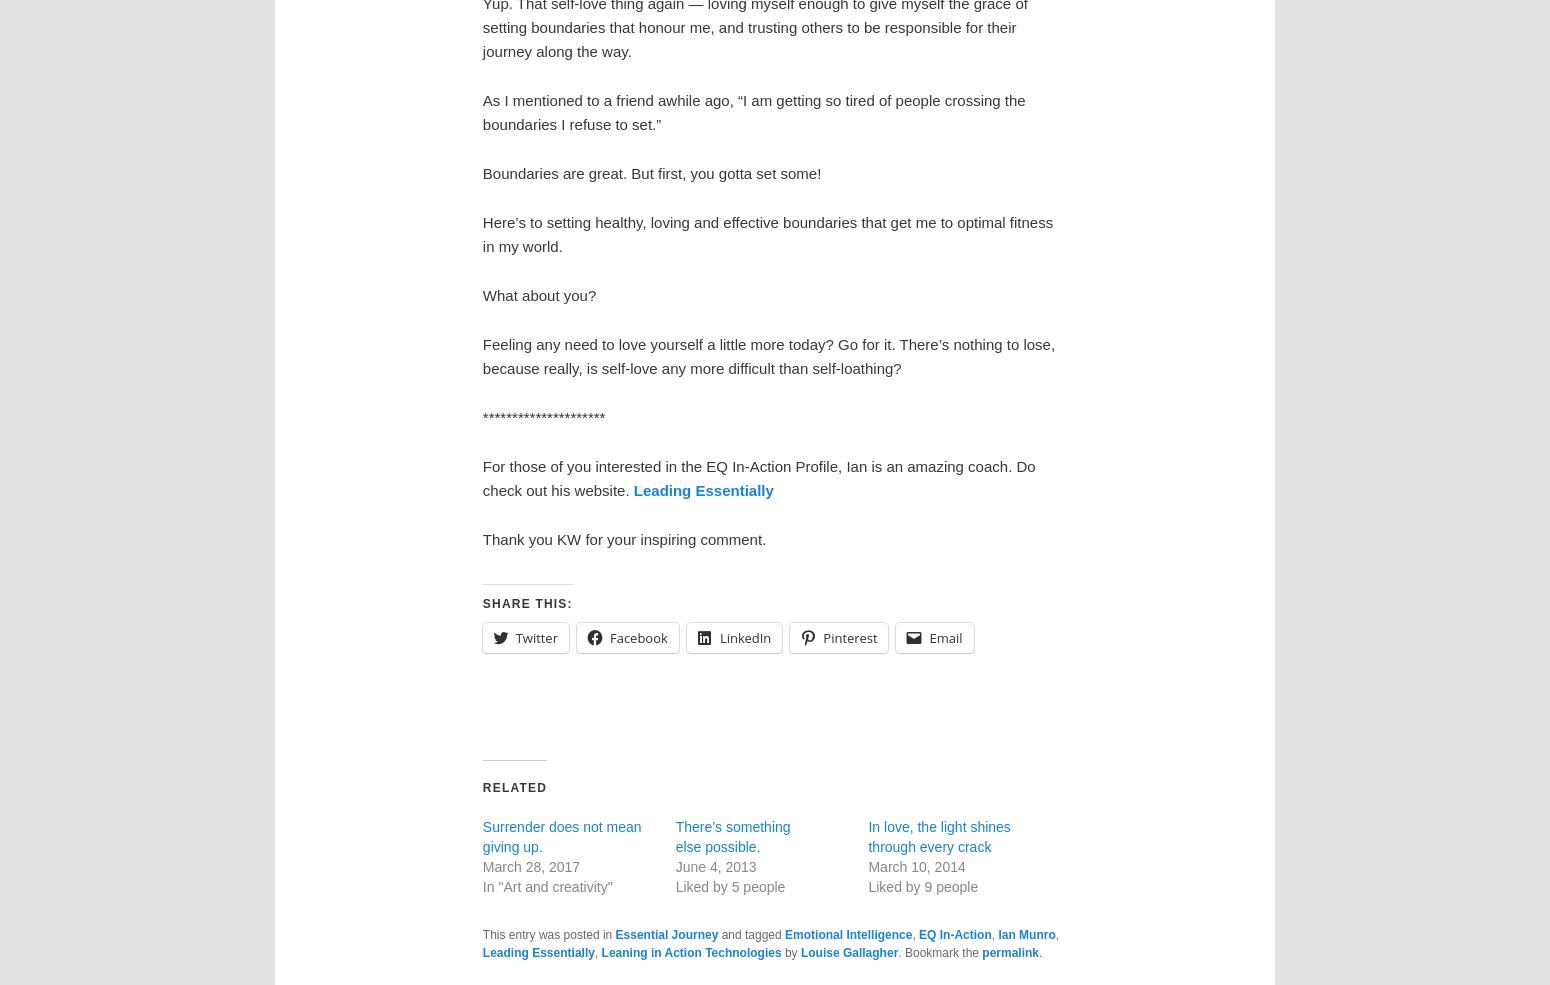 The width and height of the screenshot is (1550, 985). I want to click on 'permalink', so click(980, 952).